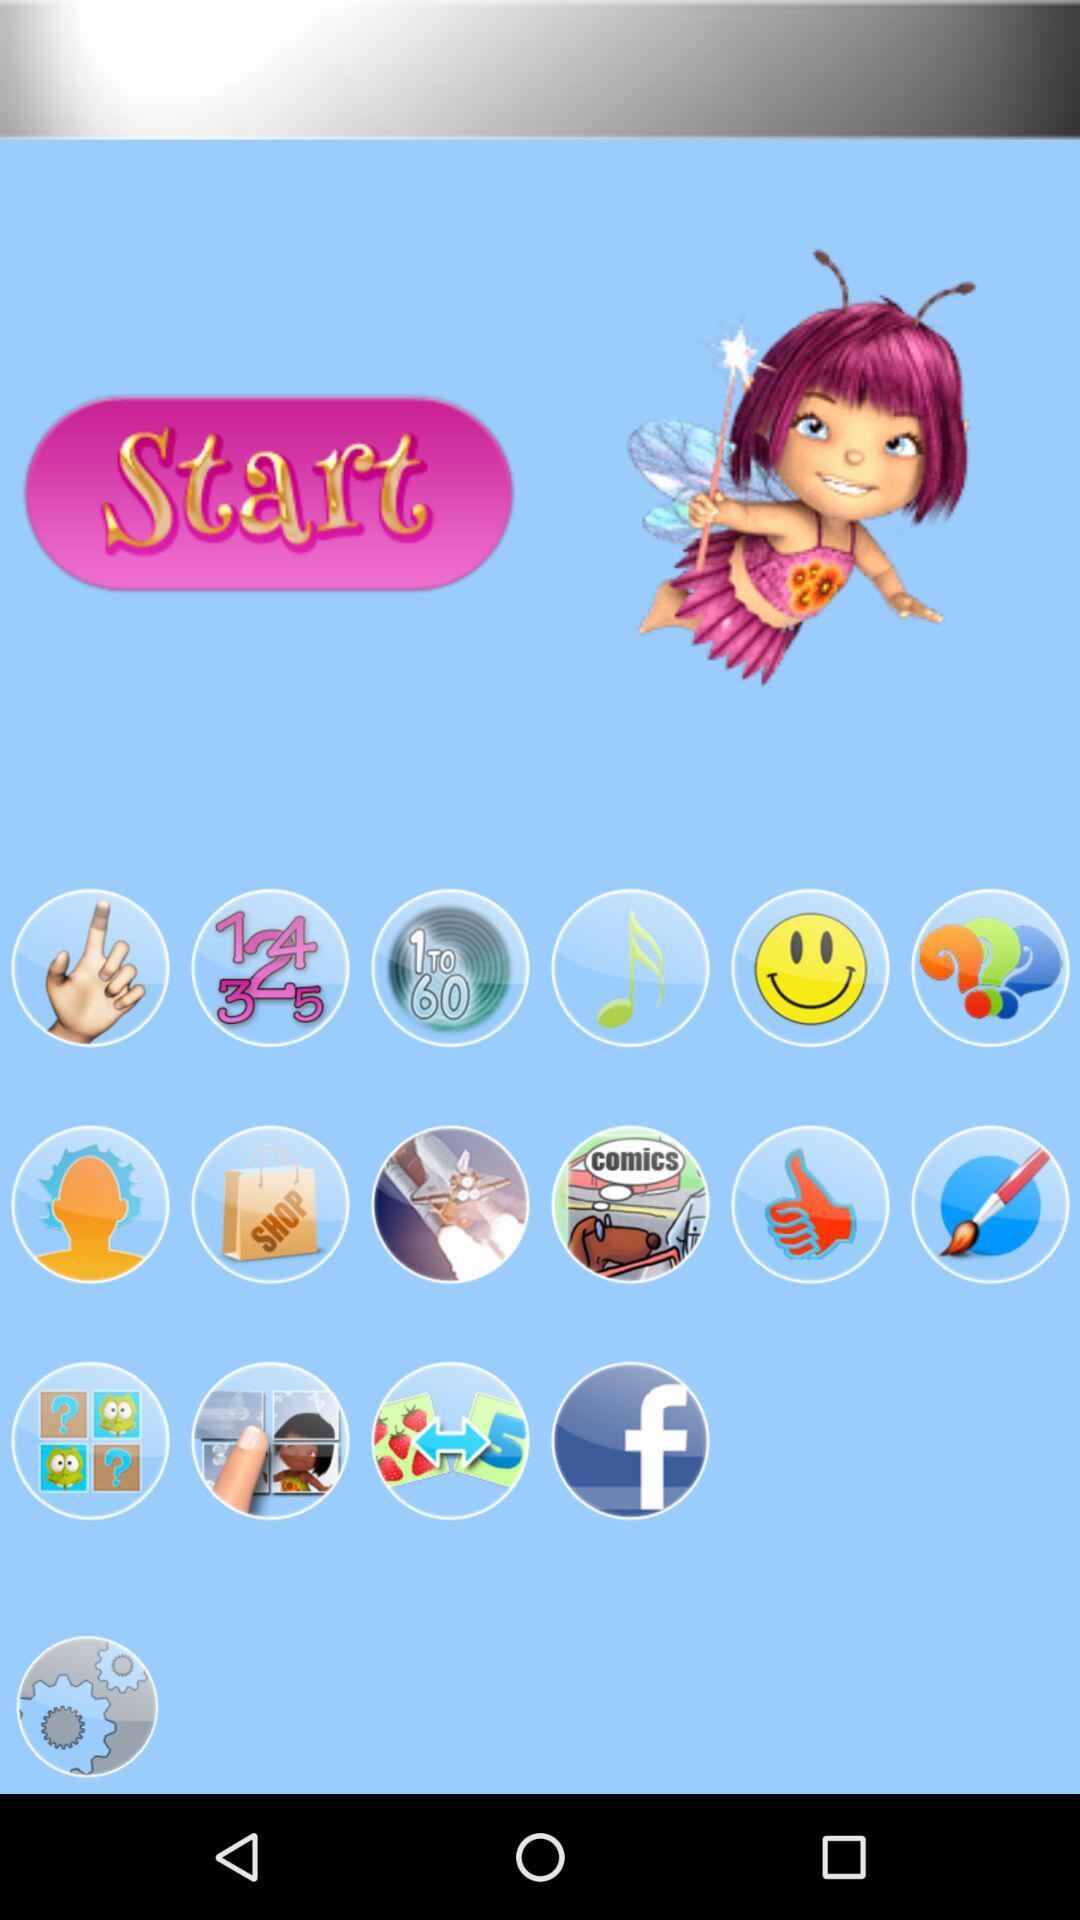  What do you see at coordinates (270, 1289) in the screenshot?
I see `the shop icon` at bounding box center [270, 1289].